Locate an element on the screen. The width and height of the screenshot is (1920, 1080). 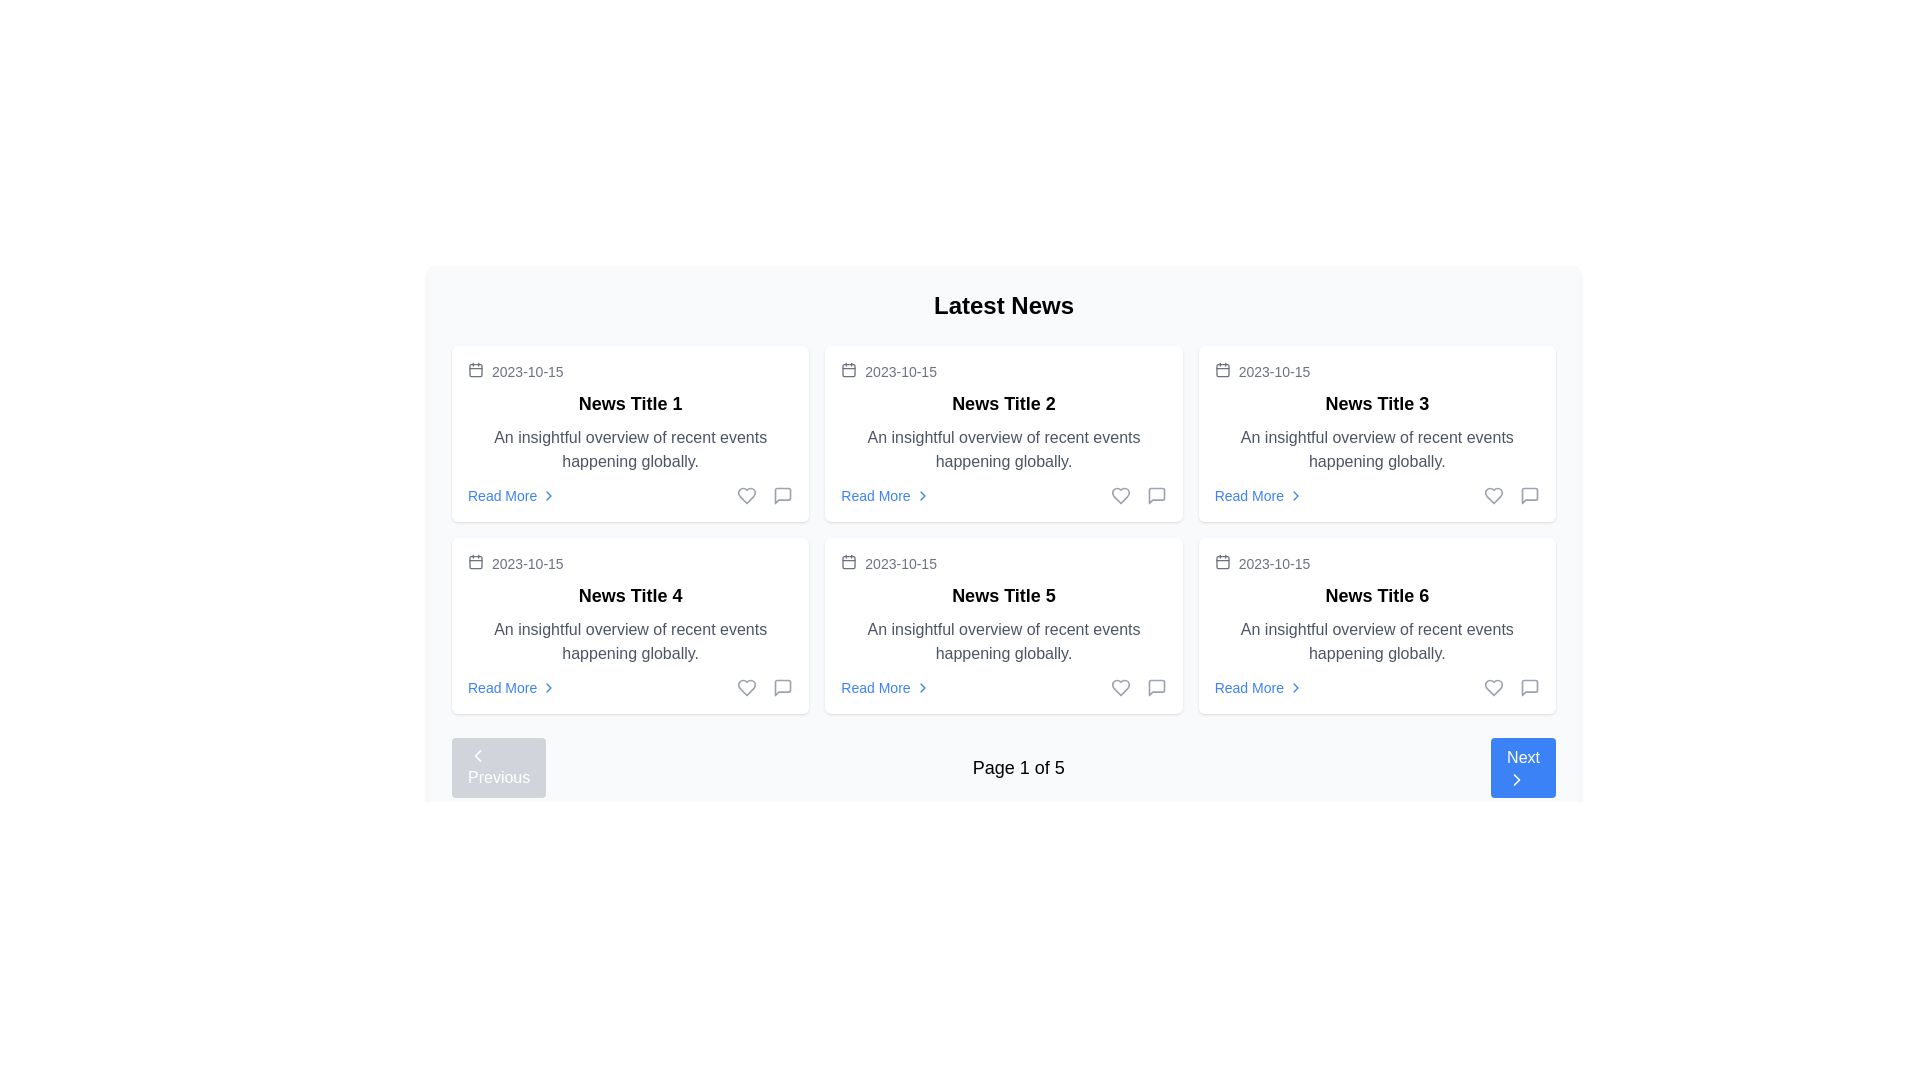
the 'Read More' hyperlink button with an arrow icon located below the news card titled 'News Title 4' in the lower-left card of the layout is located at coordinates (512, 686).